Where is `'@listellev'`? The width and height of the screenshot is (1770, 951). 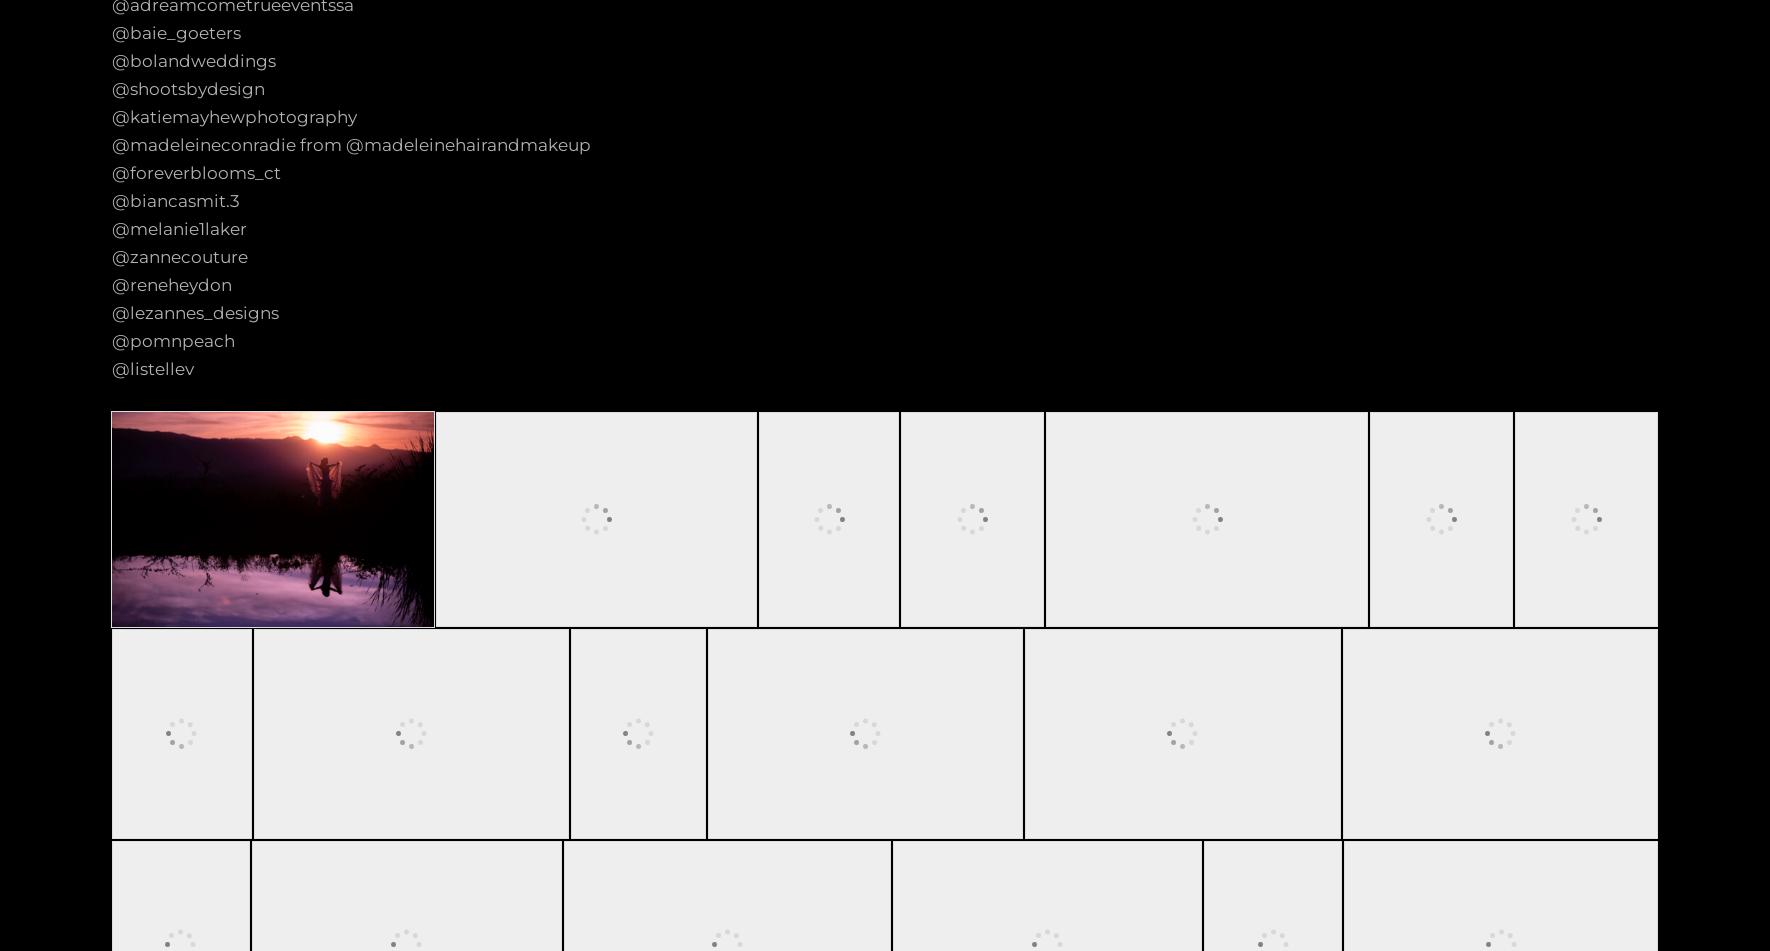
'@listellev' is located at coordinates (152, 368).